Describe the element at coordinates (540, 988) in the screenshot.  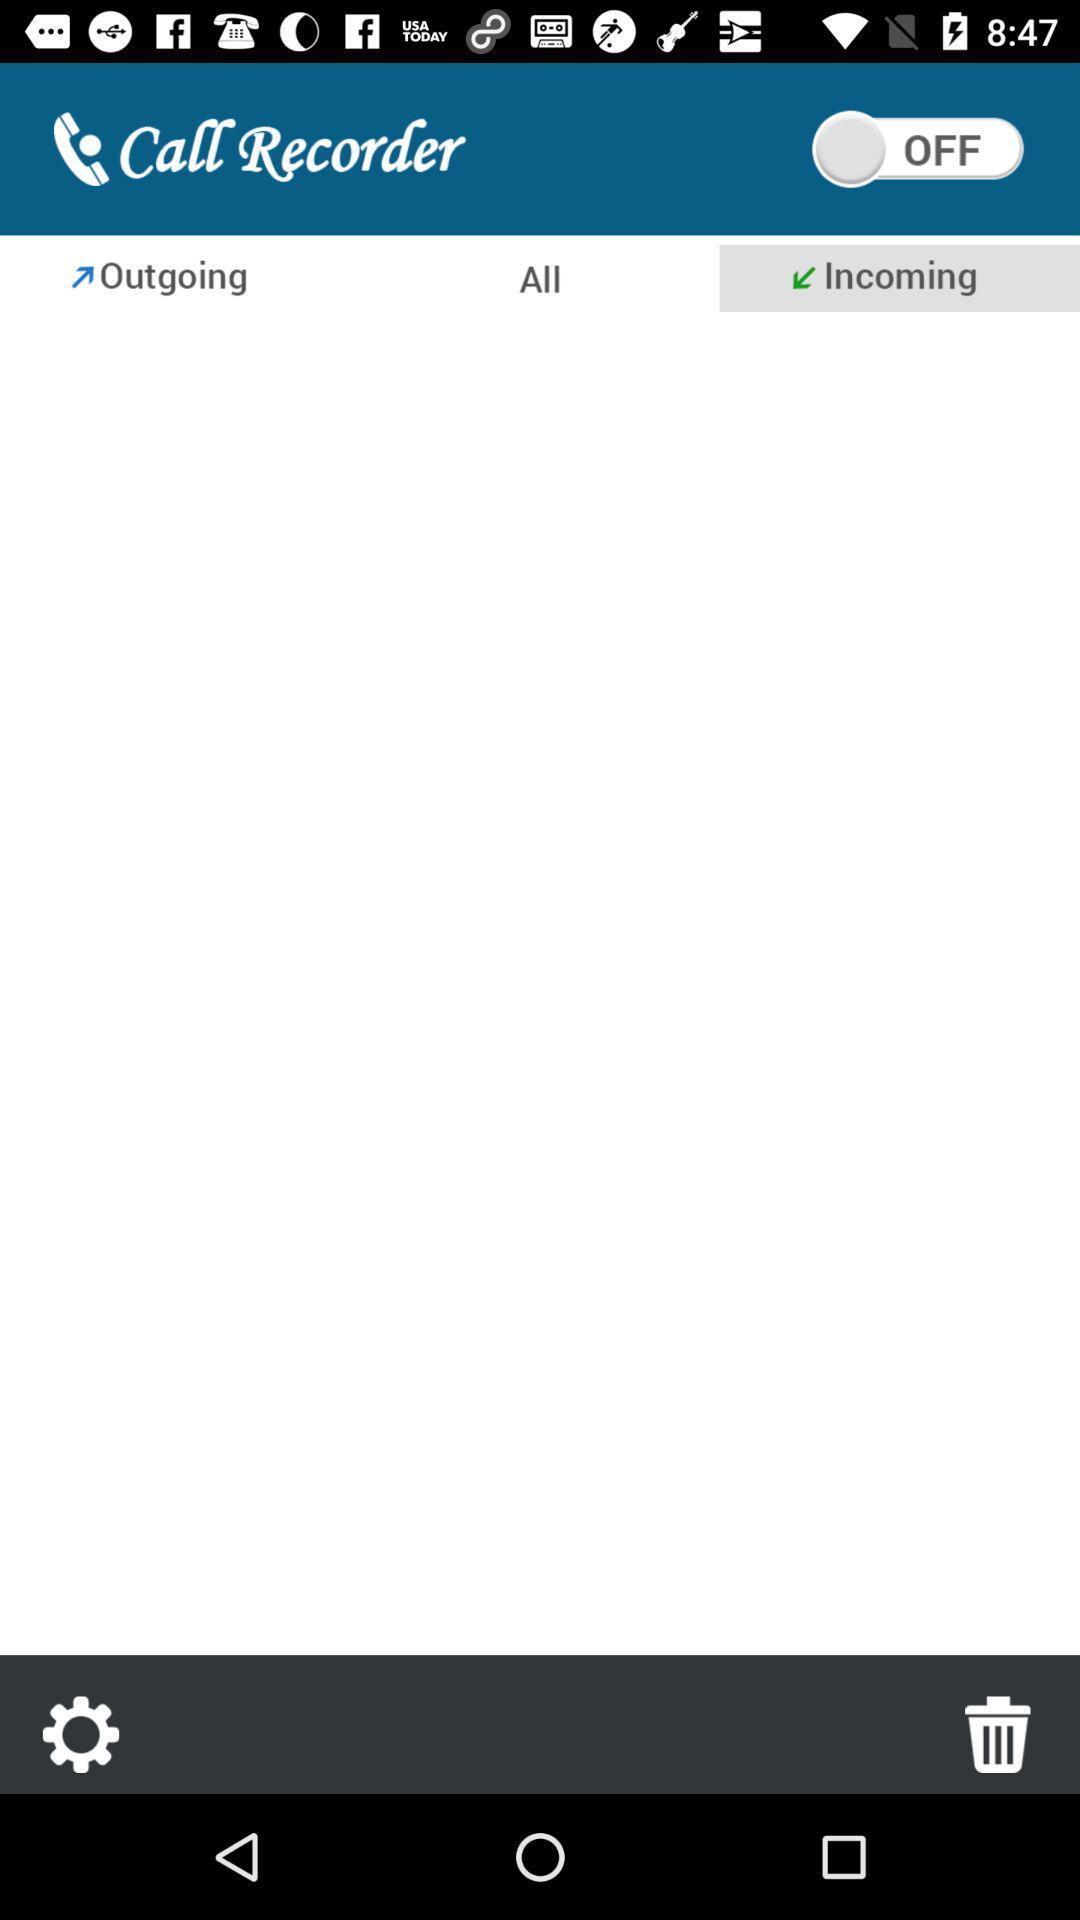
I see `item at the center` at that location.